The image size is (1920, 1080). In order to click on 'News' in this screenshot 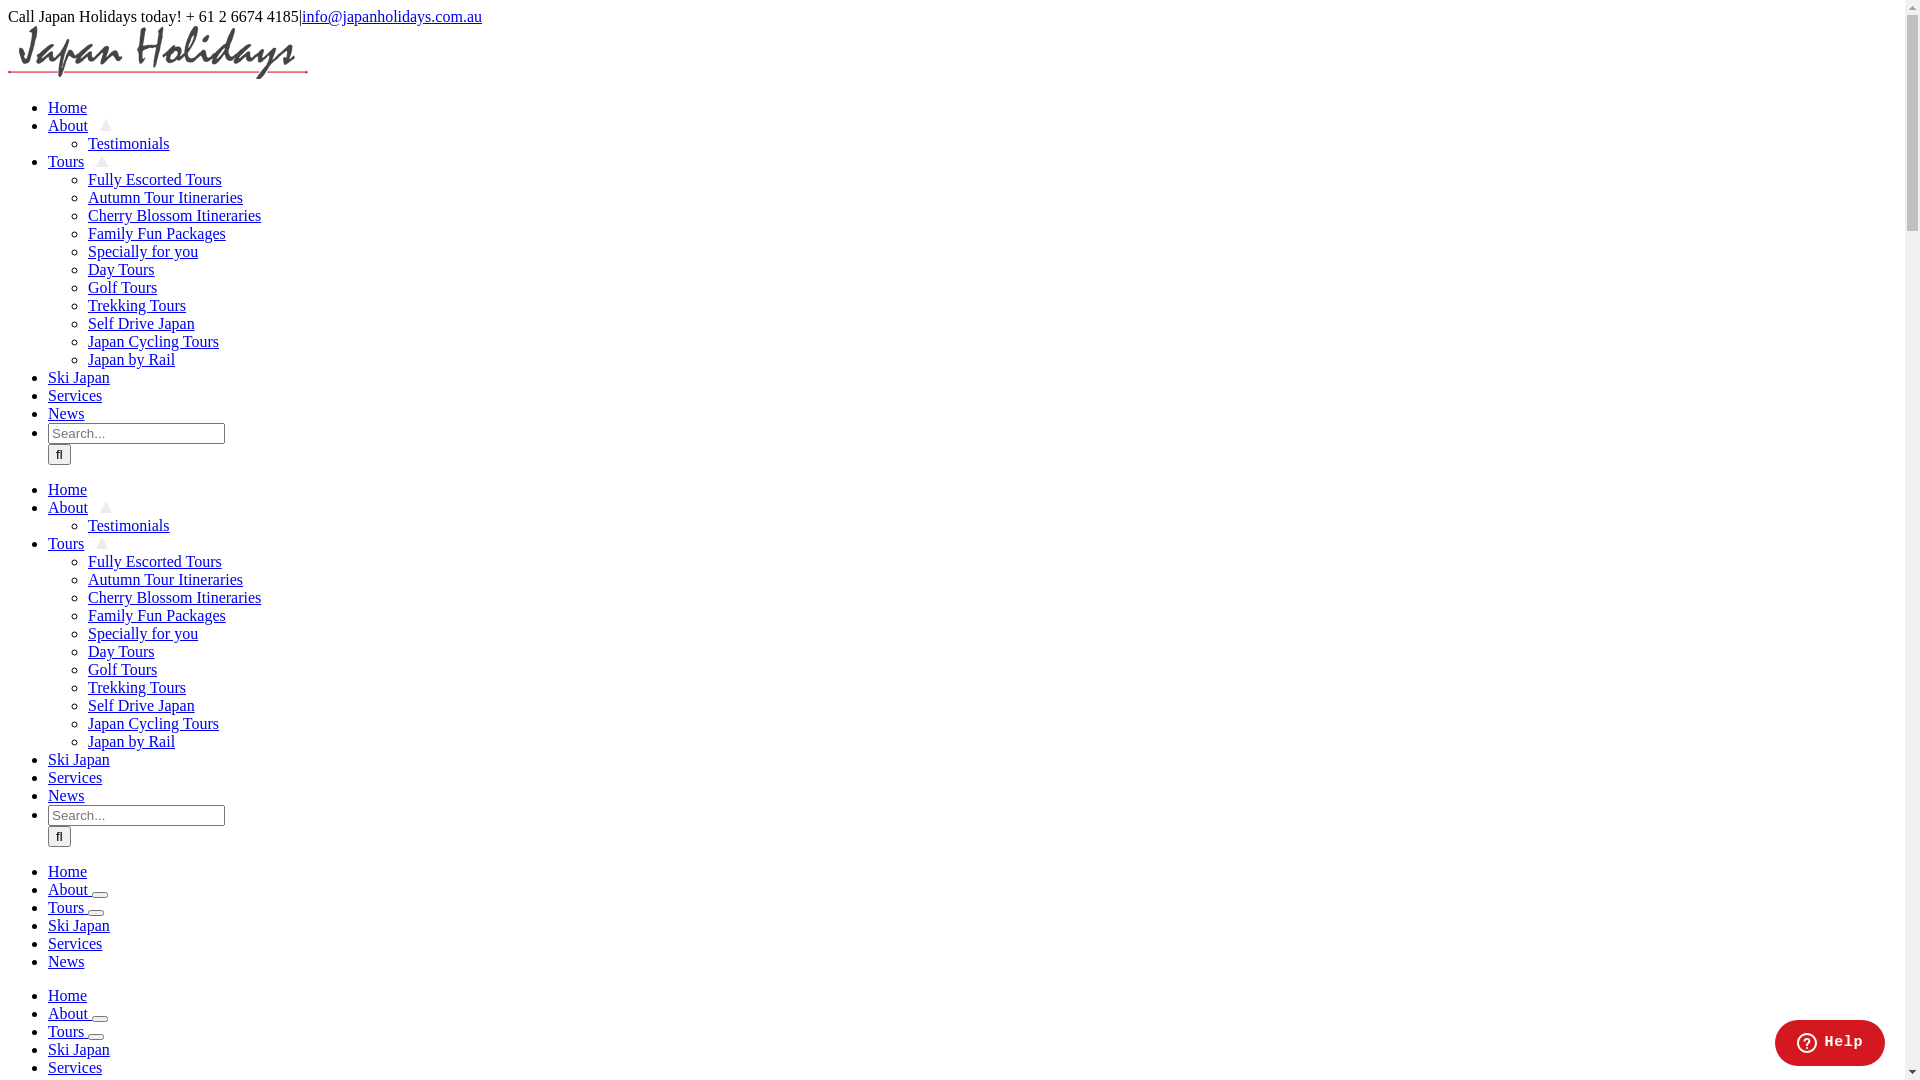, I will do `click(72, 794)`.